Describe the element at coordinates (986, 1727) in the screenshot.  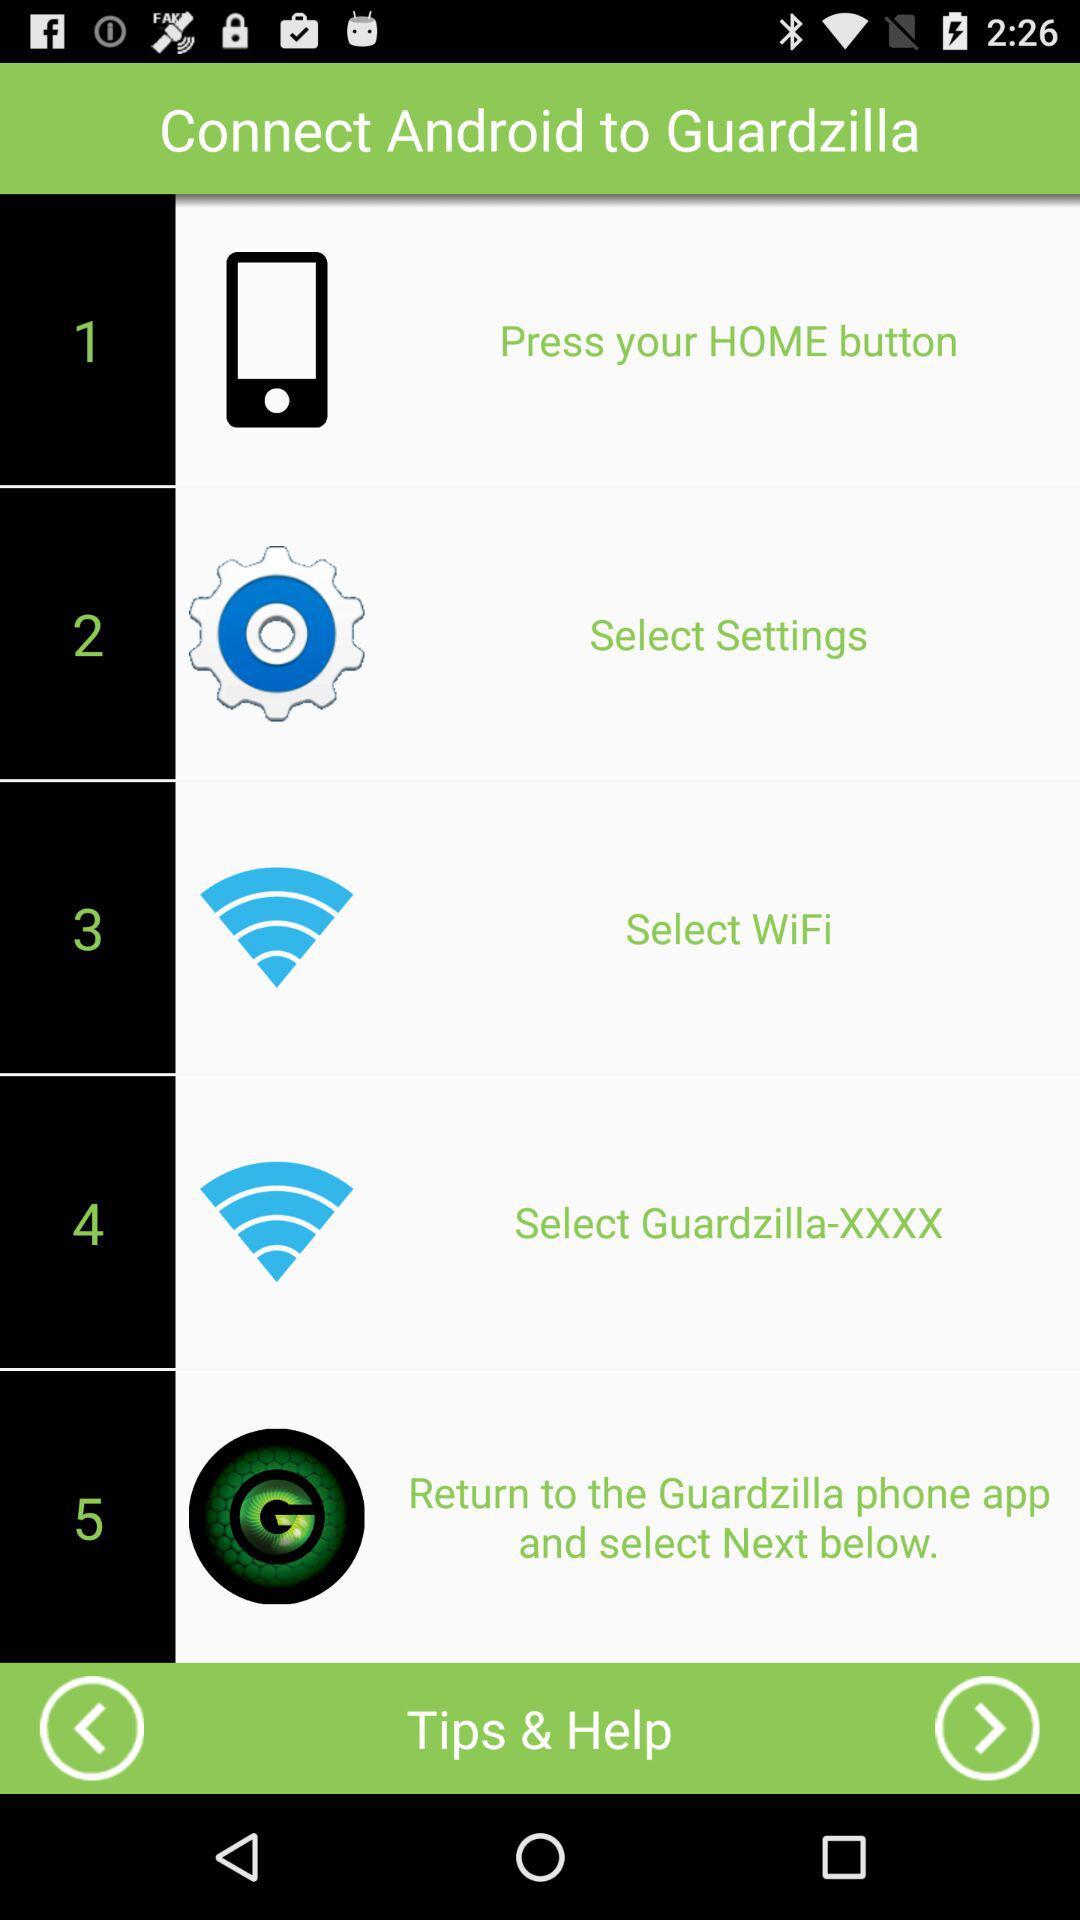
I see `more tips` at that location.